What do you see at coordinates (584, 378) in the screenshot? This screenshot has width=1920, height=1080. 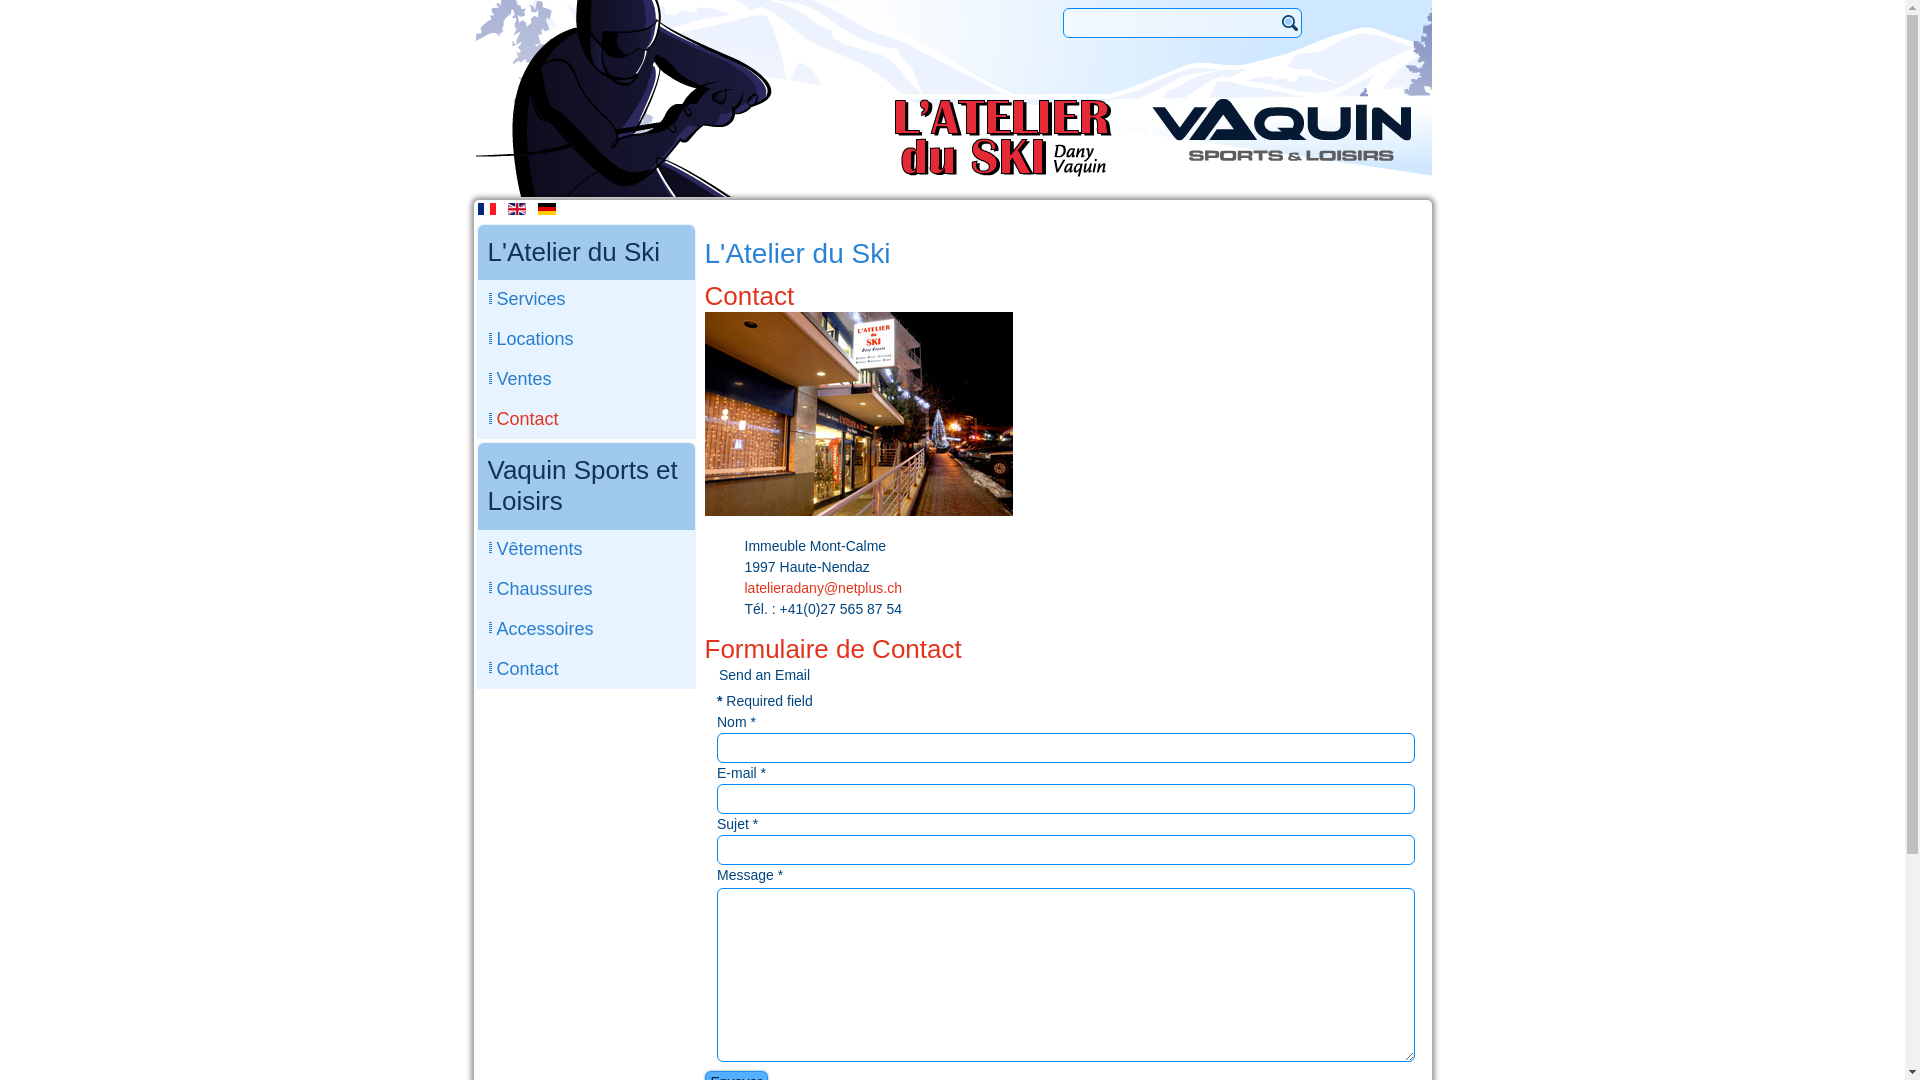 I see `'Ventes'` at bounding box center [584, 378].